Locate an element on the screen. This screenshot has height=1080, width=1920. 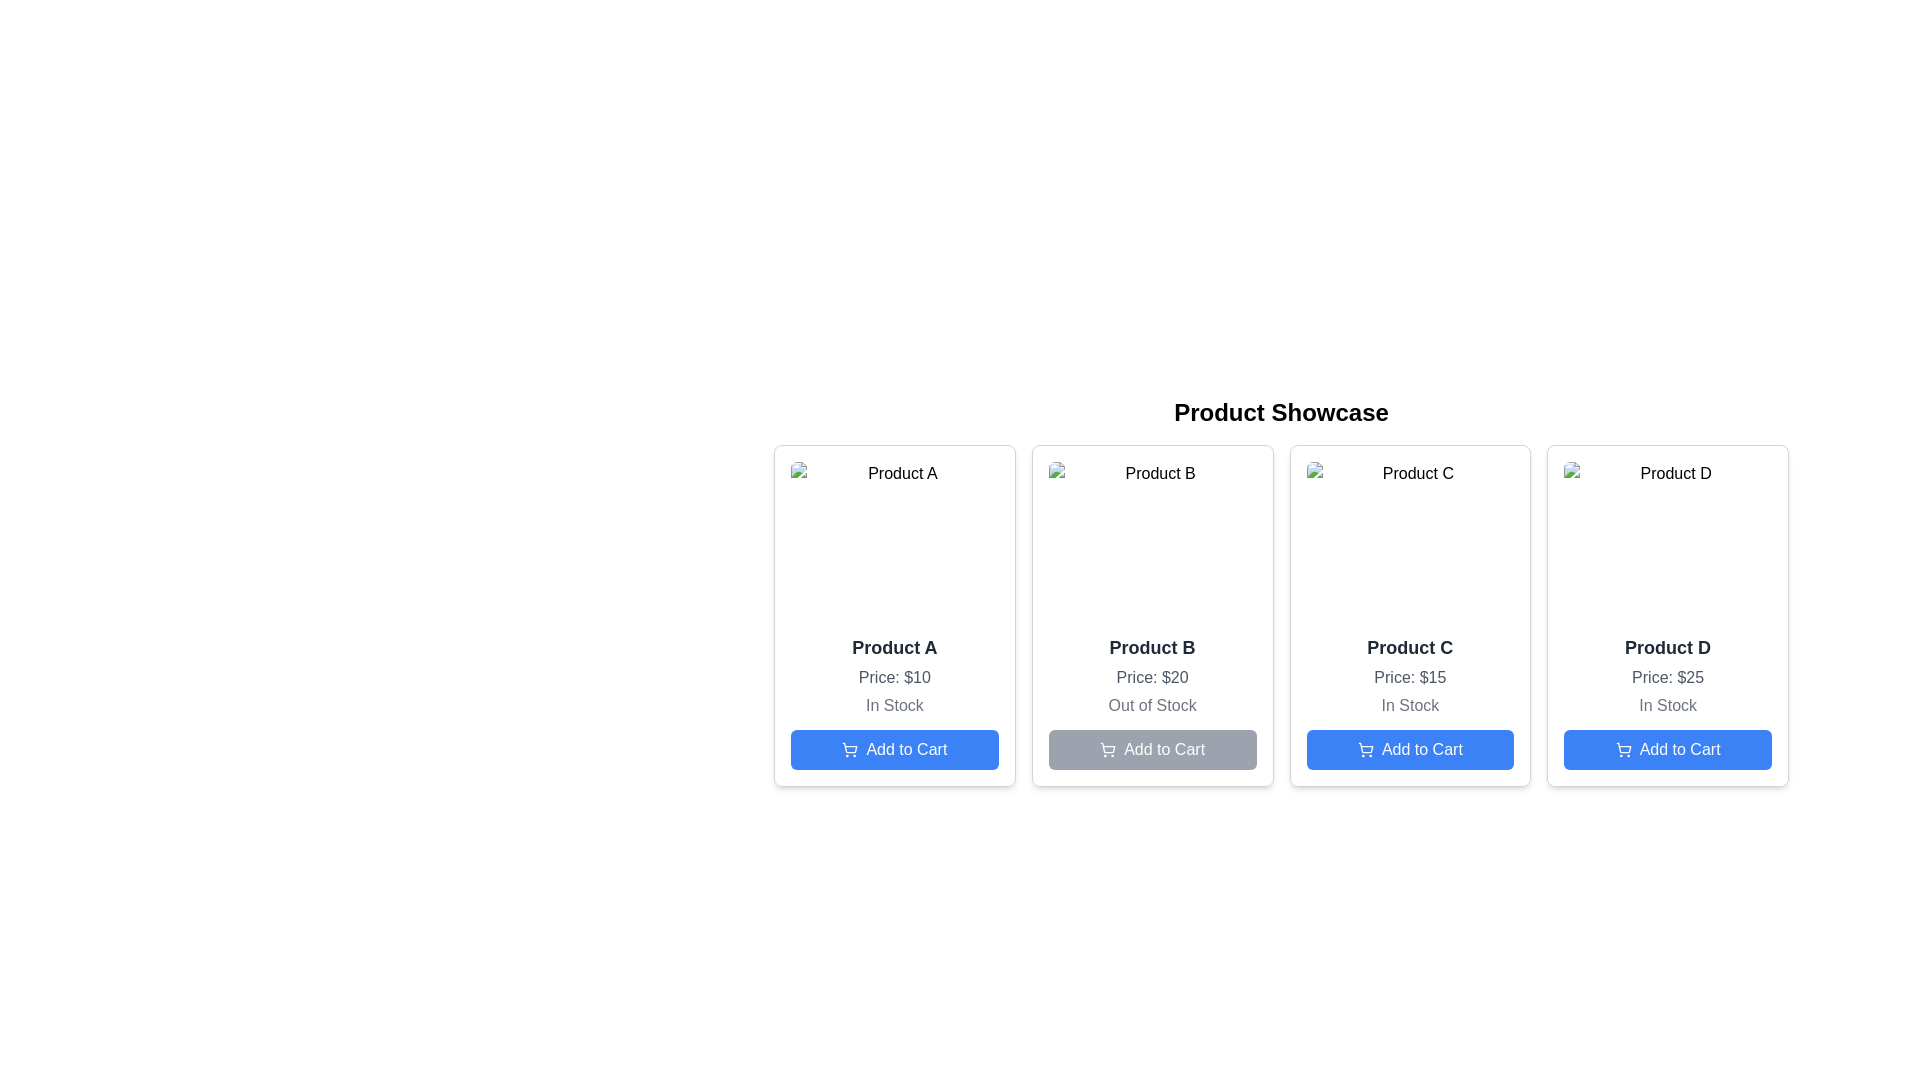
the gray text that indicates the price of 'Product A', which states 'Price: $10', located beneath the item title and above the stock information is located at coordinates (893, 677).